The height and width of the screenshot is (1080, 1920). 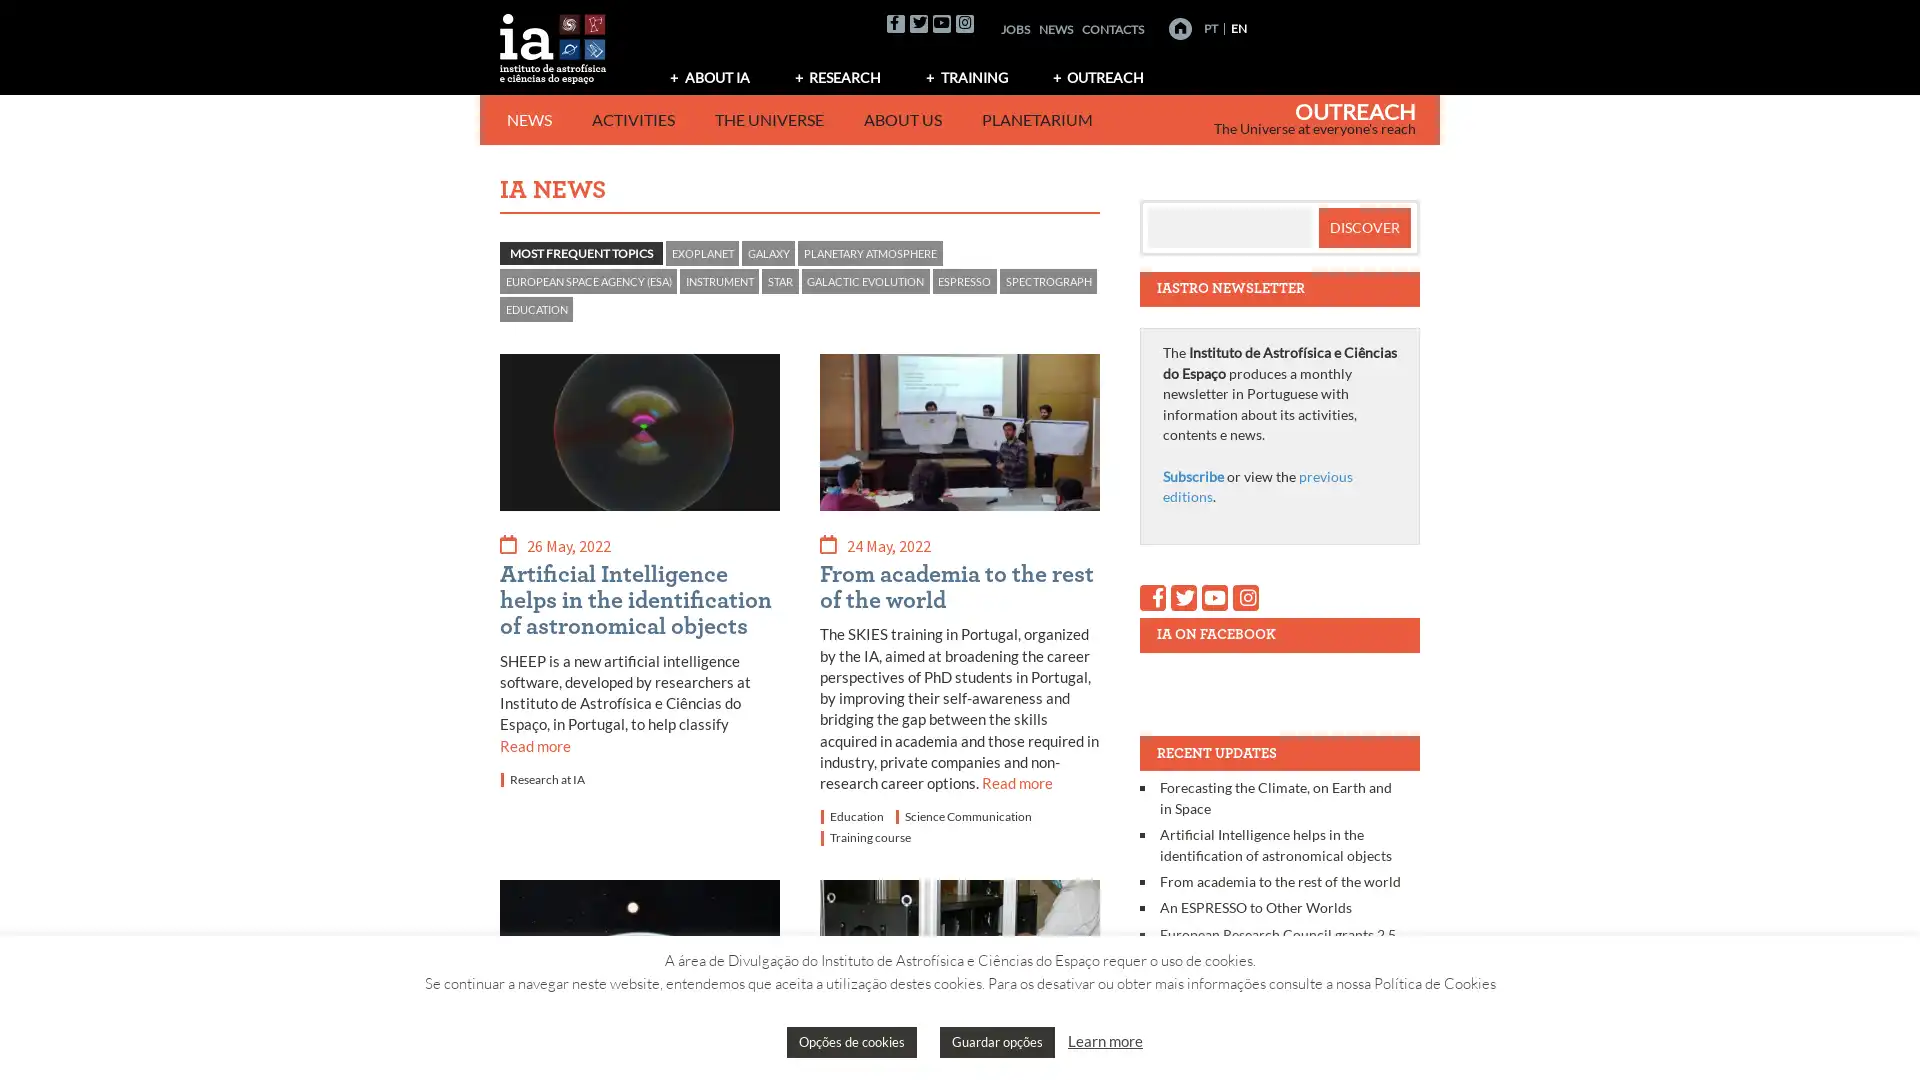 What do you see at coordinates (851, 1041) in the screenshot?
I see `Opcoes de cookies` at bounding box center [851, 1041].